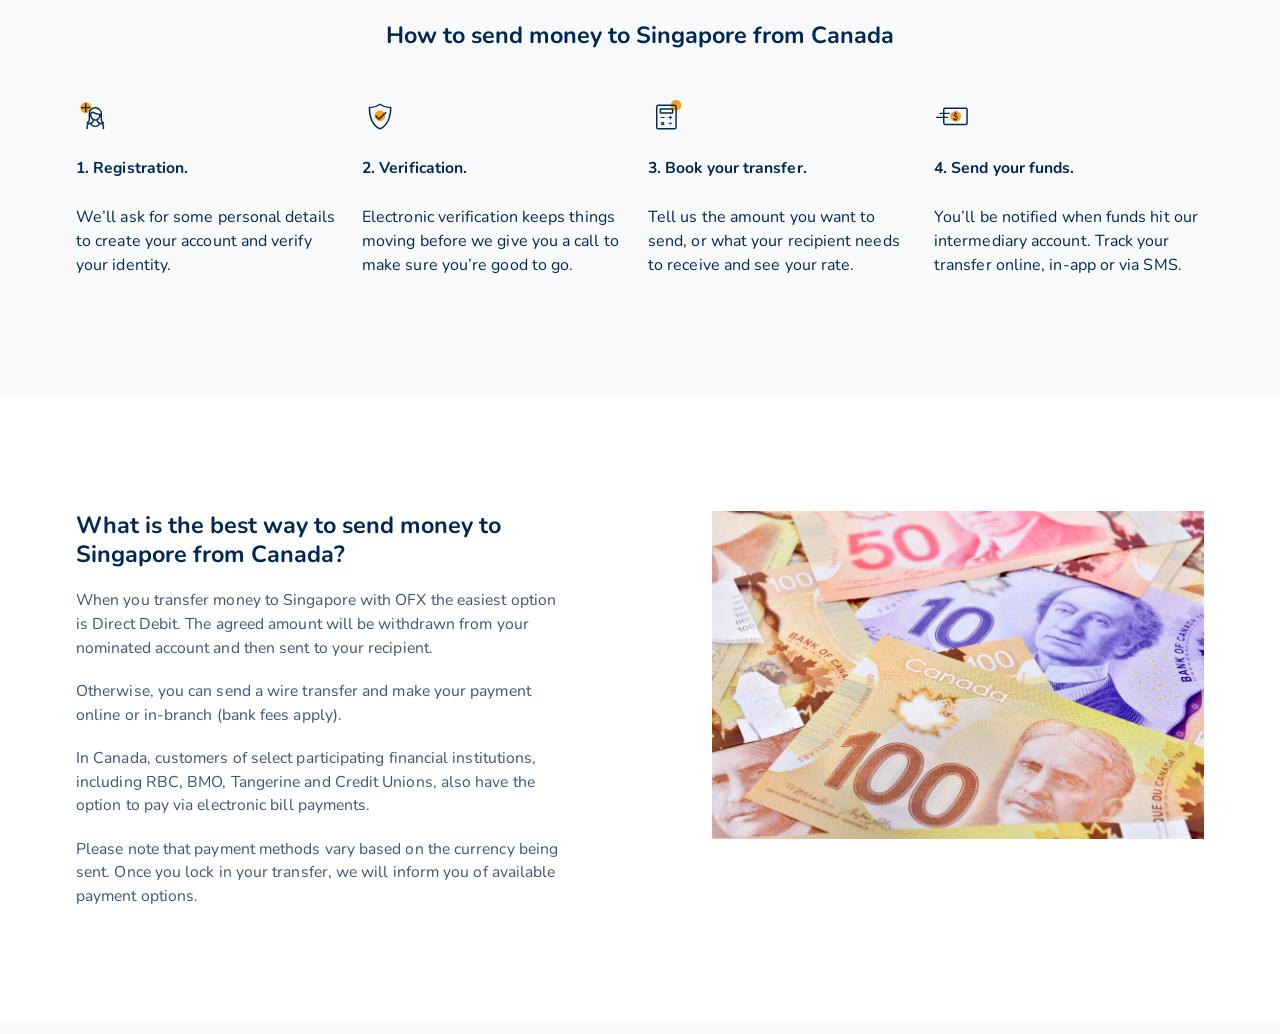 This screenshot has height=1034, width=1280. Describe the element at coordinates (688, 649) in the screenshot. I see `'NZD'` at that location.